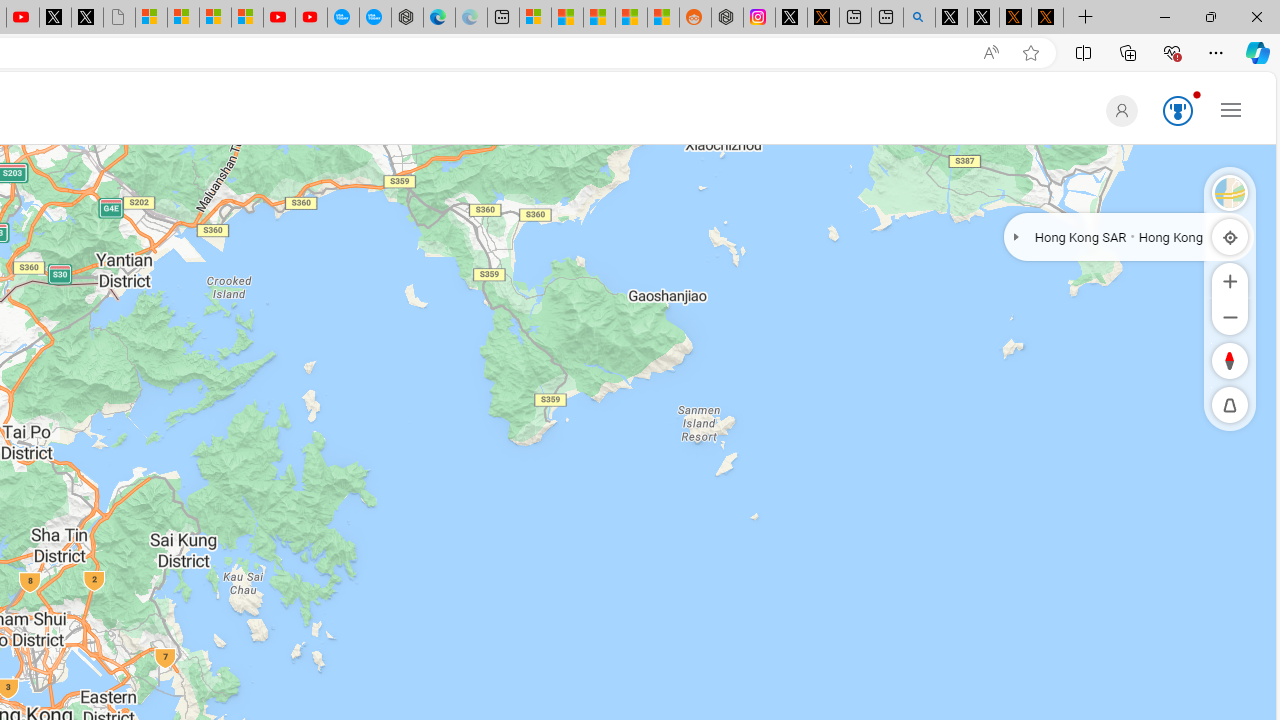  Describe the element at coordinates (375, 17) in the screenshot. I see `'The most popular Google '` at that location.